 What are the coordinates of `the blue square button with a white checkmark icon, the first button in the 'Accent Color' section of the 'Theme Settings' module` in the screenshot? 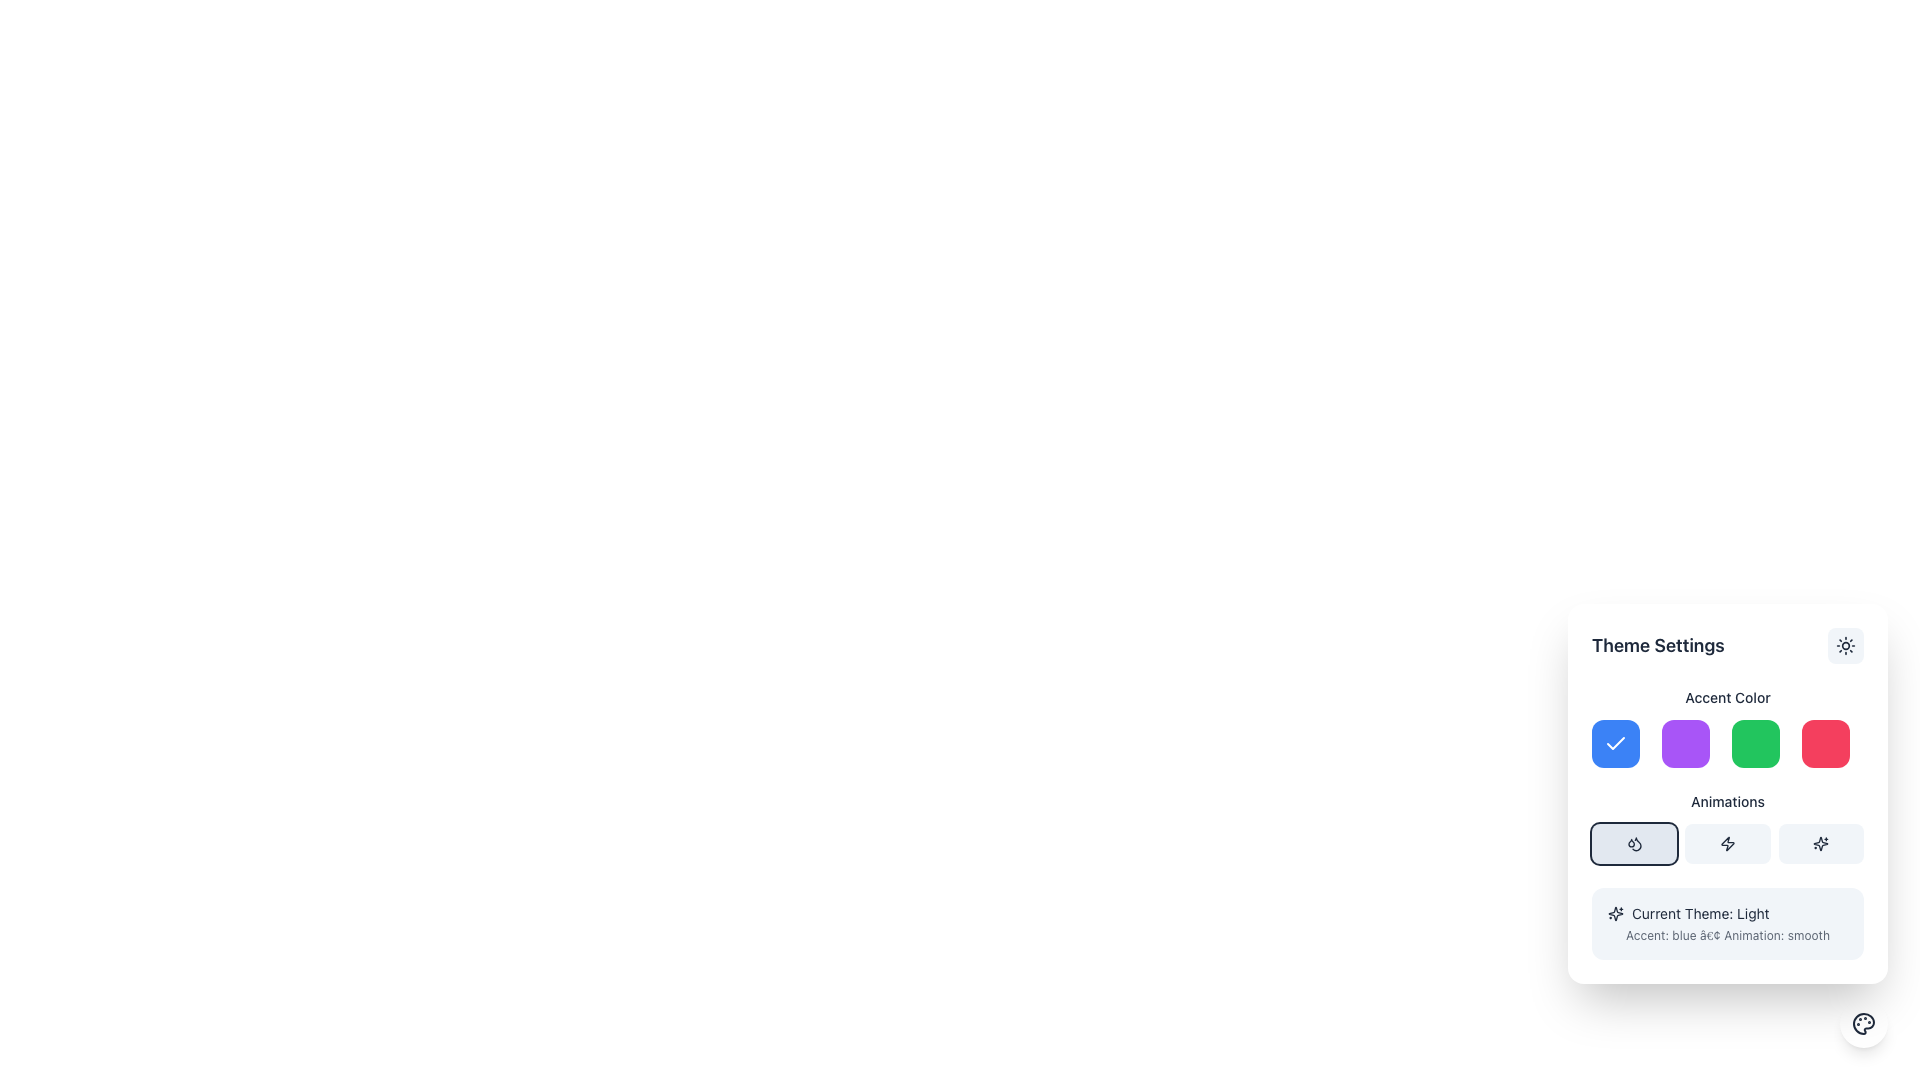 It's located at (1616, 744).